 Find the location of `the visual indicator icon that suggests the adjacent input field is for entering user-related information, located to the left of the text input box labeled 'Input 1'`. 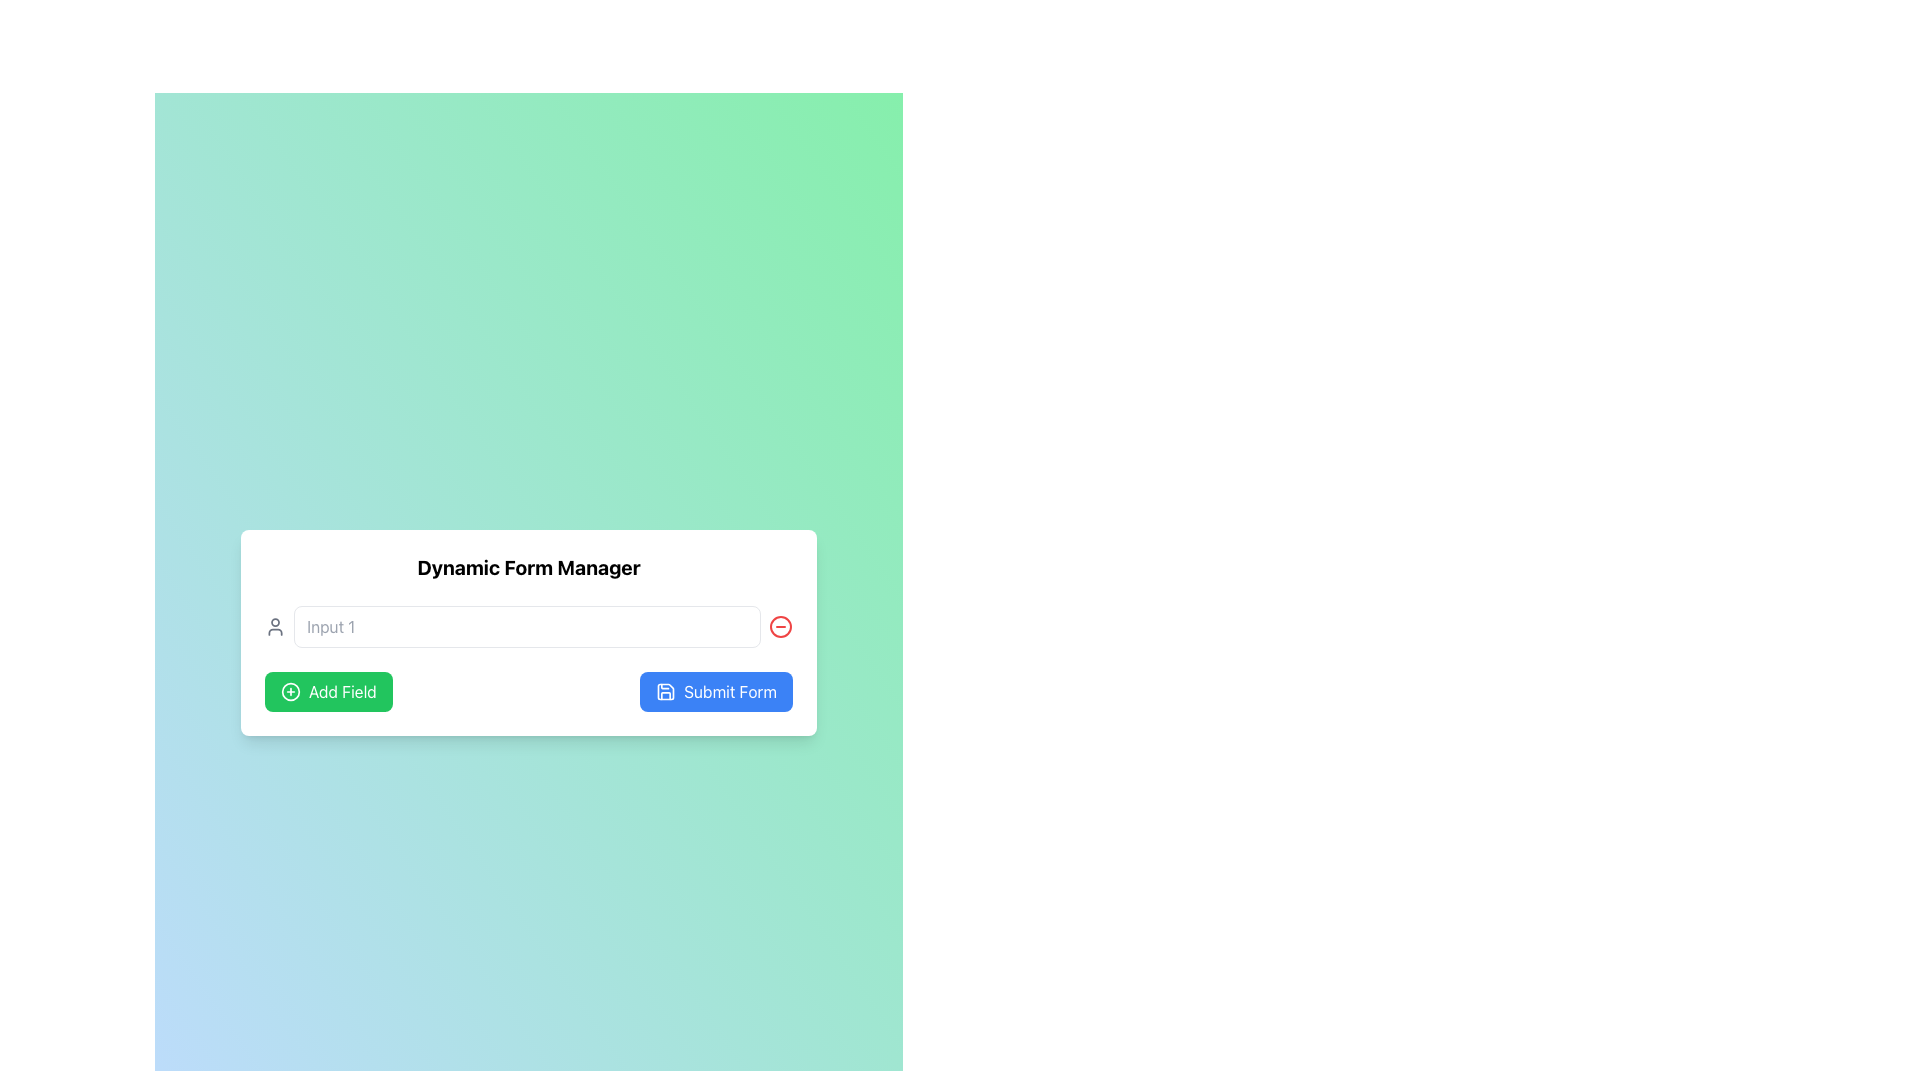

the visual indicator icon that suggests the adjacent input field is for entering user-related information, located to the left of the text input box labeled 'Input 1' is located at coordinates (274, 626).